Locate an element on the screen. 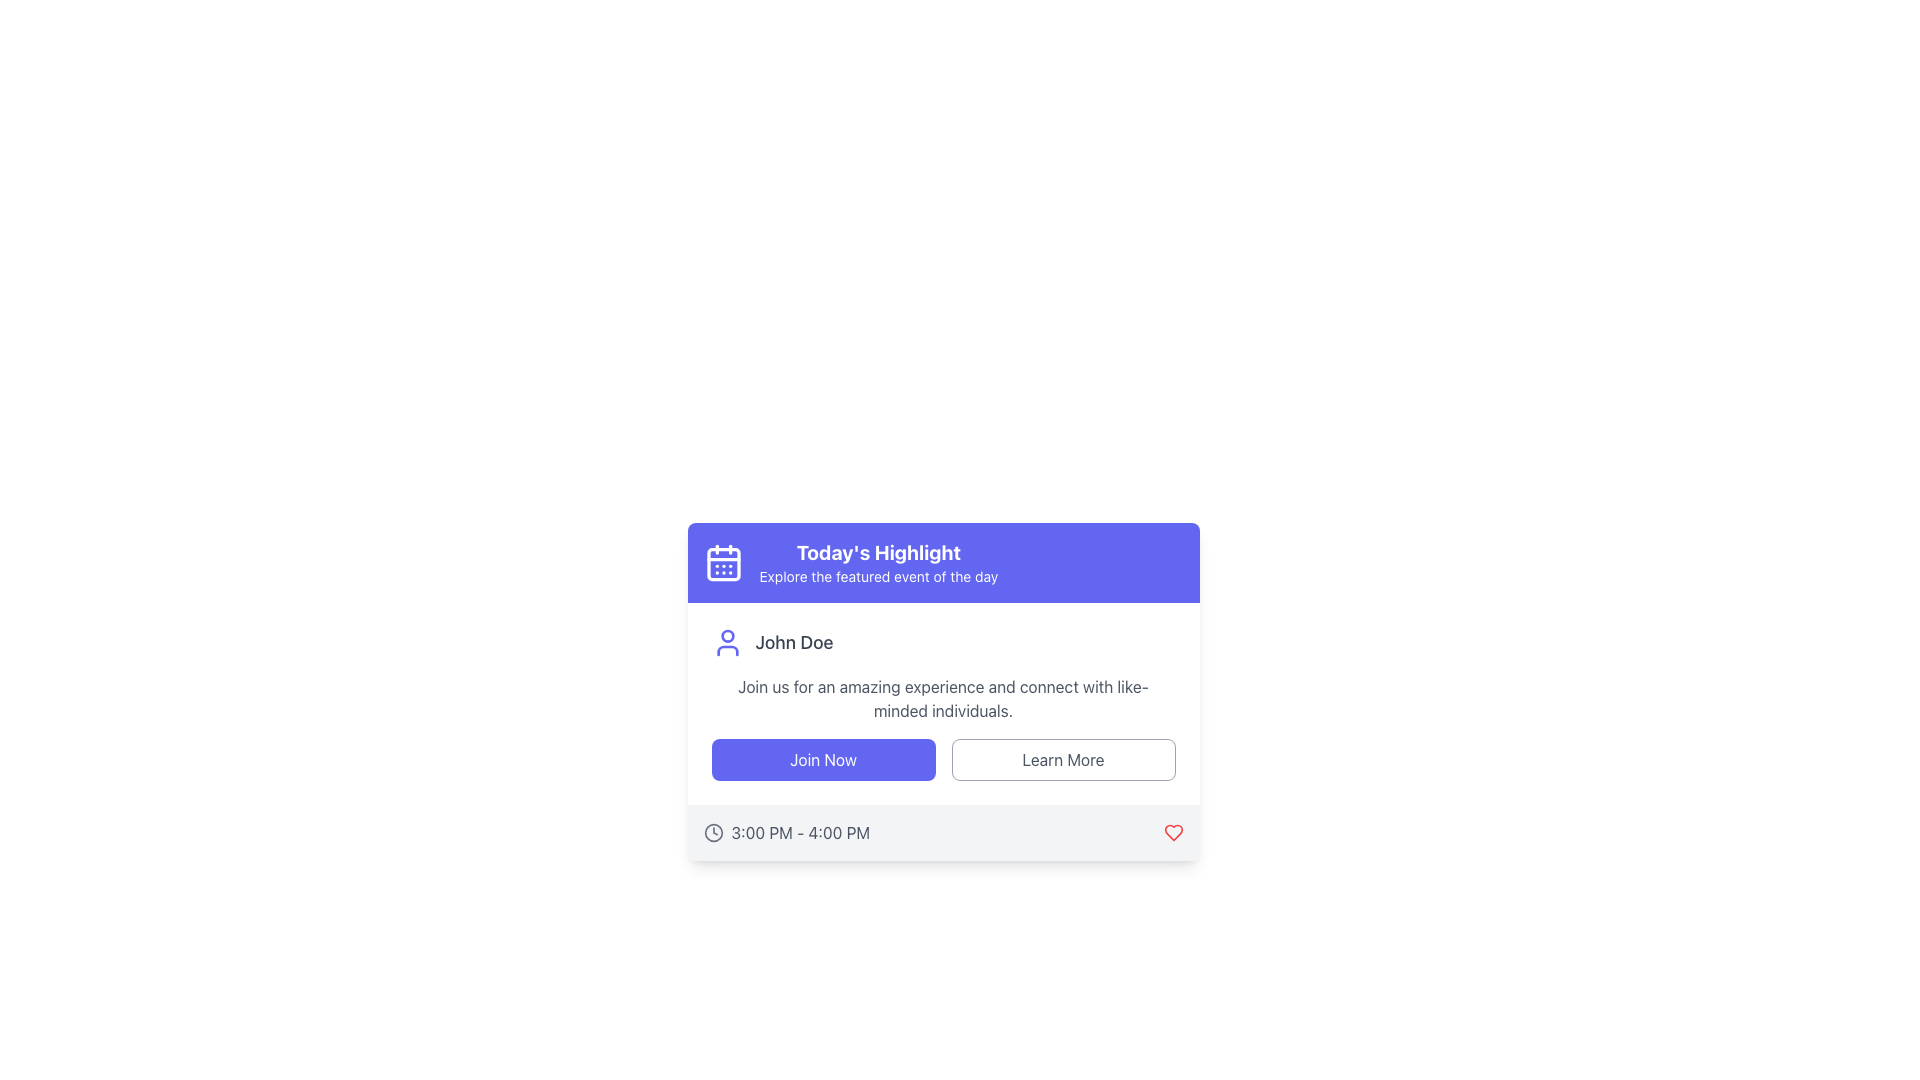 This screenshot has height=1080, width=1920. the heart-shaped icon button located in the bottom right corner of the interface is located at coordinates (1173, 833).